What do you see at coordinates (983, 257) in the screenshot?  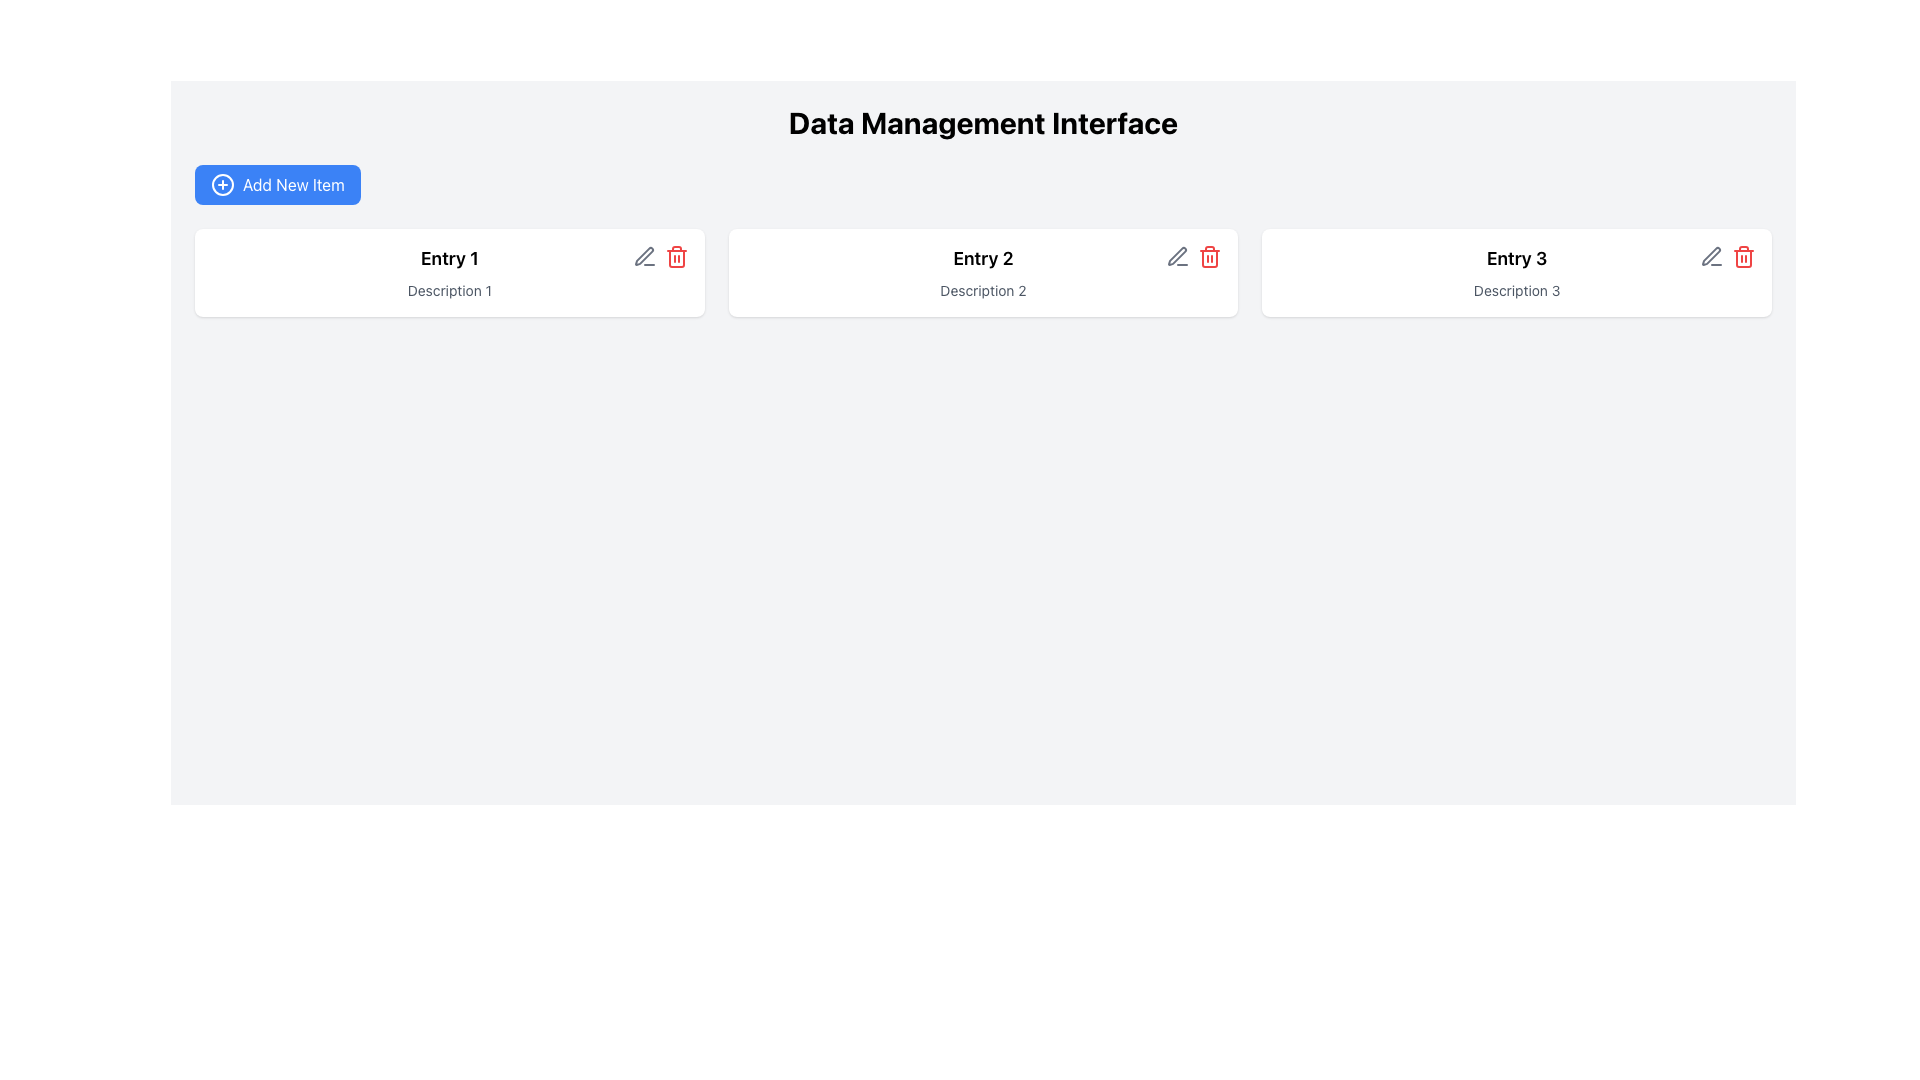 I see `the Text Label displaying 'Entry 2', which is bolded and positioned in the central column of a white card with rounded corners` at bounding box center [983, 257].